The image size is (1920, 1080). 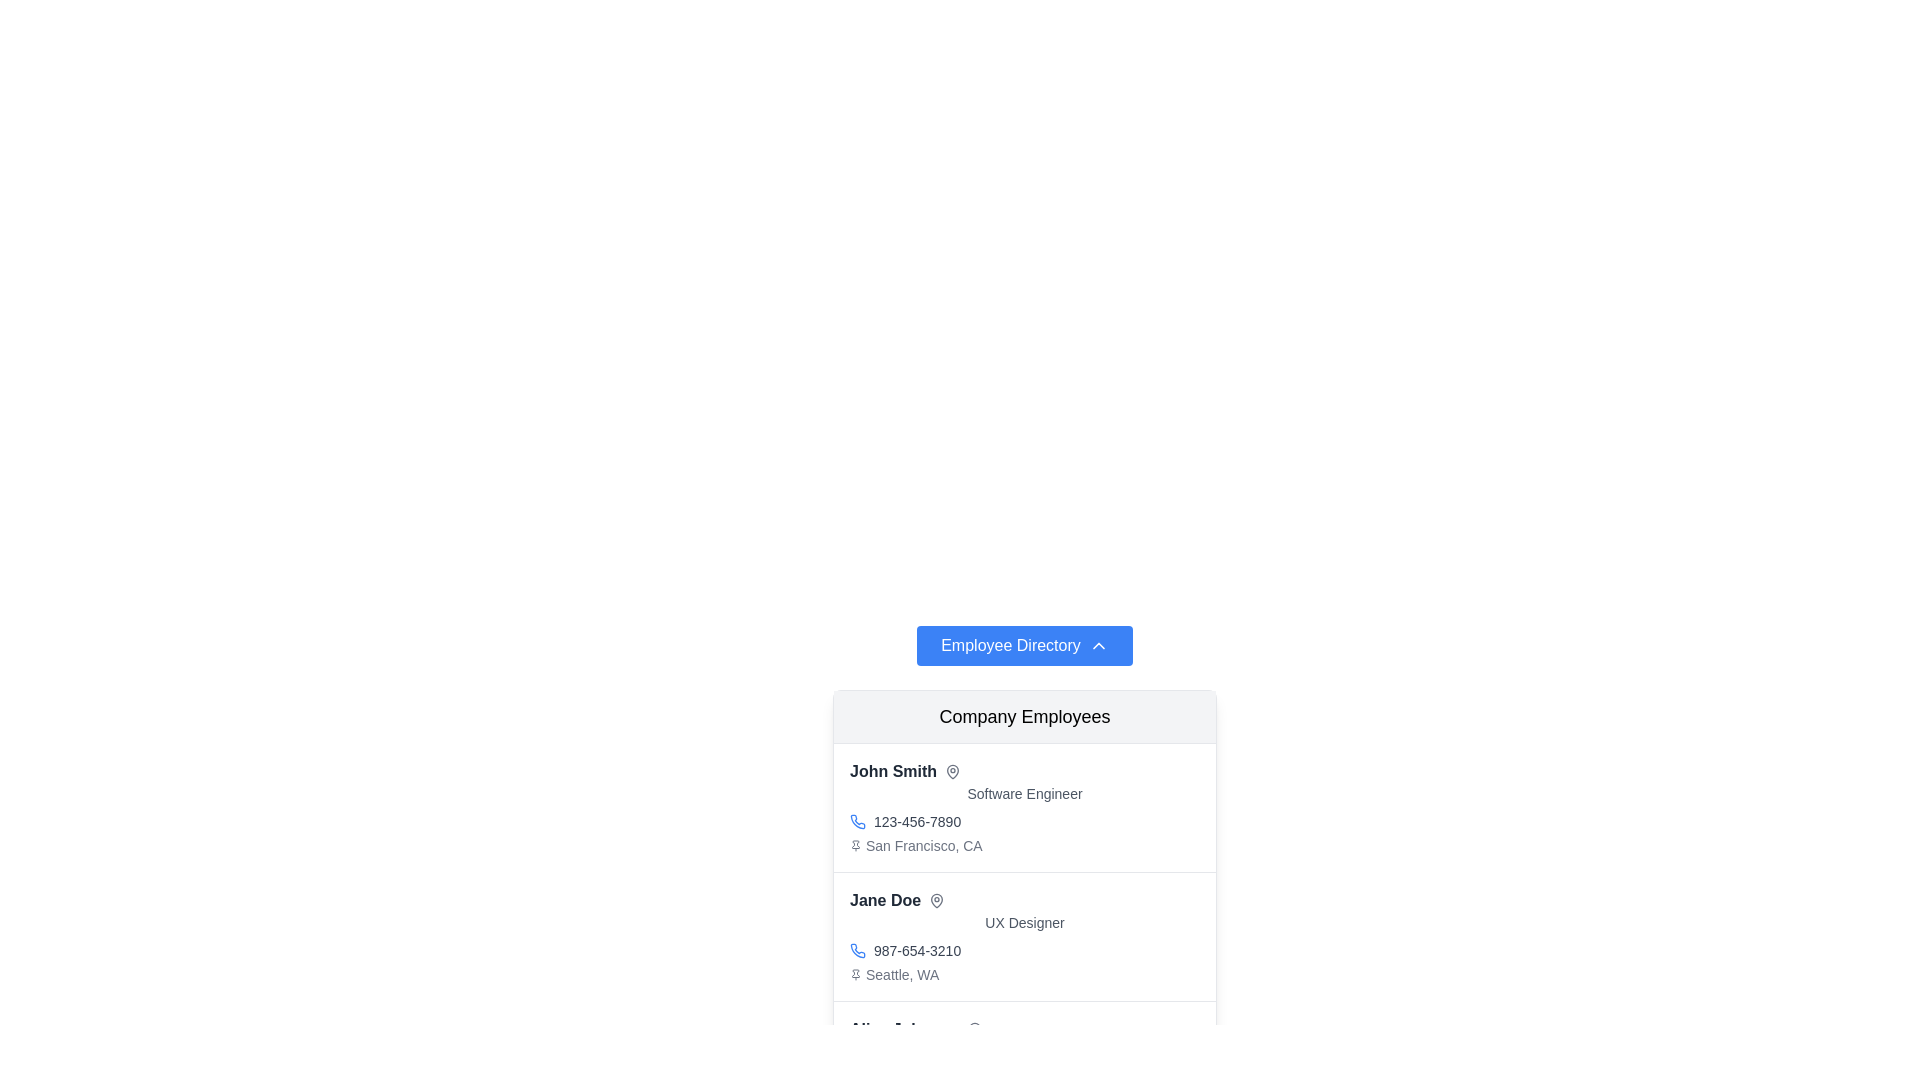 What do you see at coordinates (936, 901) in the screenshot?
I see `the icon located near 'Jane Doe' in the employee directory, positioned slightly above 'Seattle, WA'` at bounding box center [936, 901].